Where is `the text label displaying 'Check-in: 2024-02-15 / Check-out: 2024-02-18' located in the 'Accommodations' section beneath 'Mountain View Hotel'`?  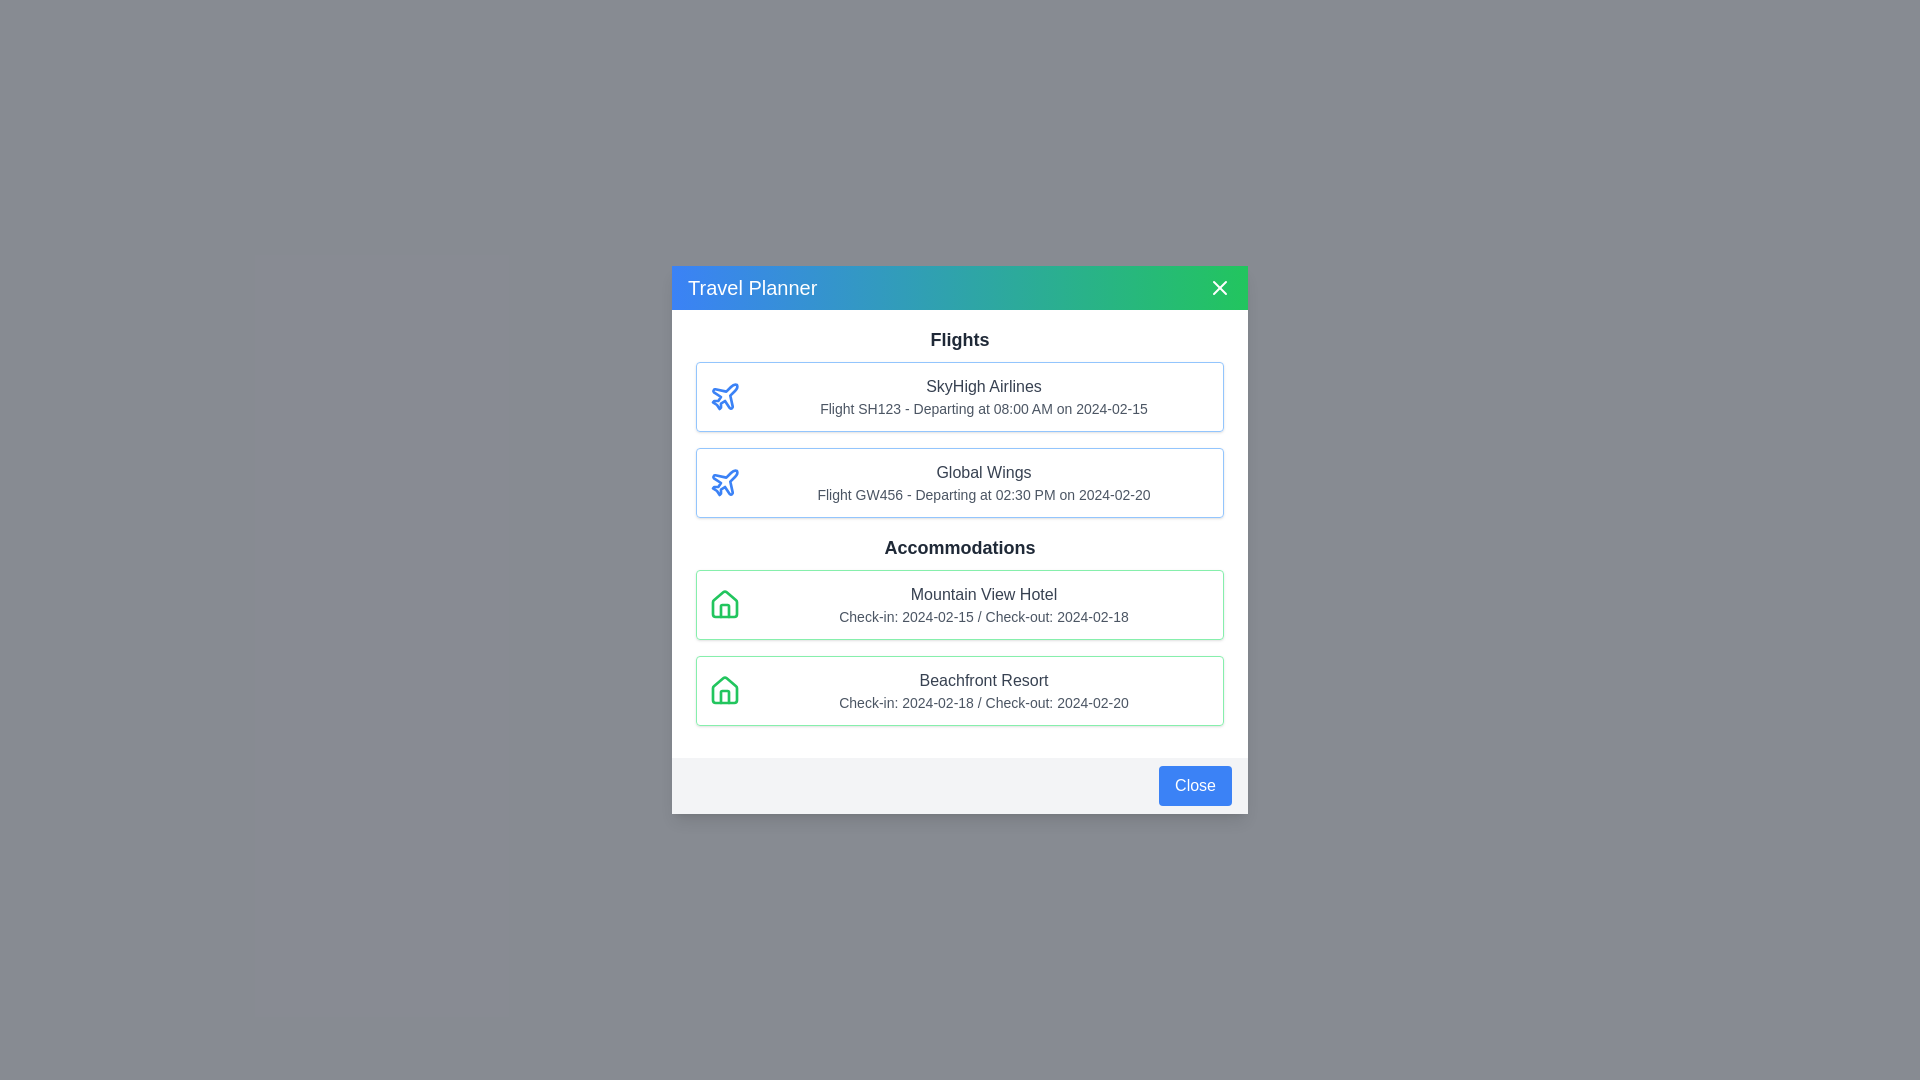 the text label displaying 'Check-in: 2024-02-15 / Check-out: 2024-02-18' located in the 'Accommodations' section beneath 'Mountain View Hotel' is located at coordinates (983, 616).